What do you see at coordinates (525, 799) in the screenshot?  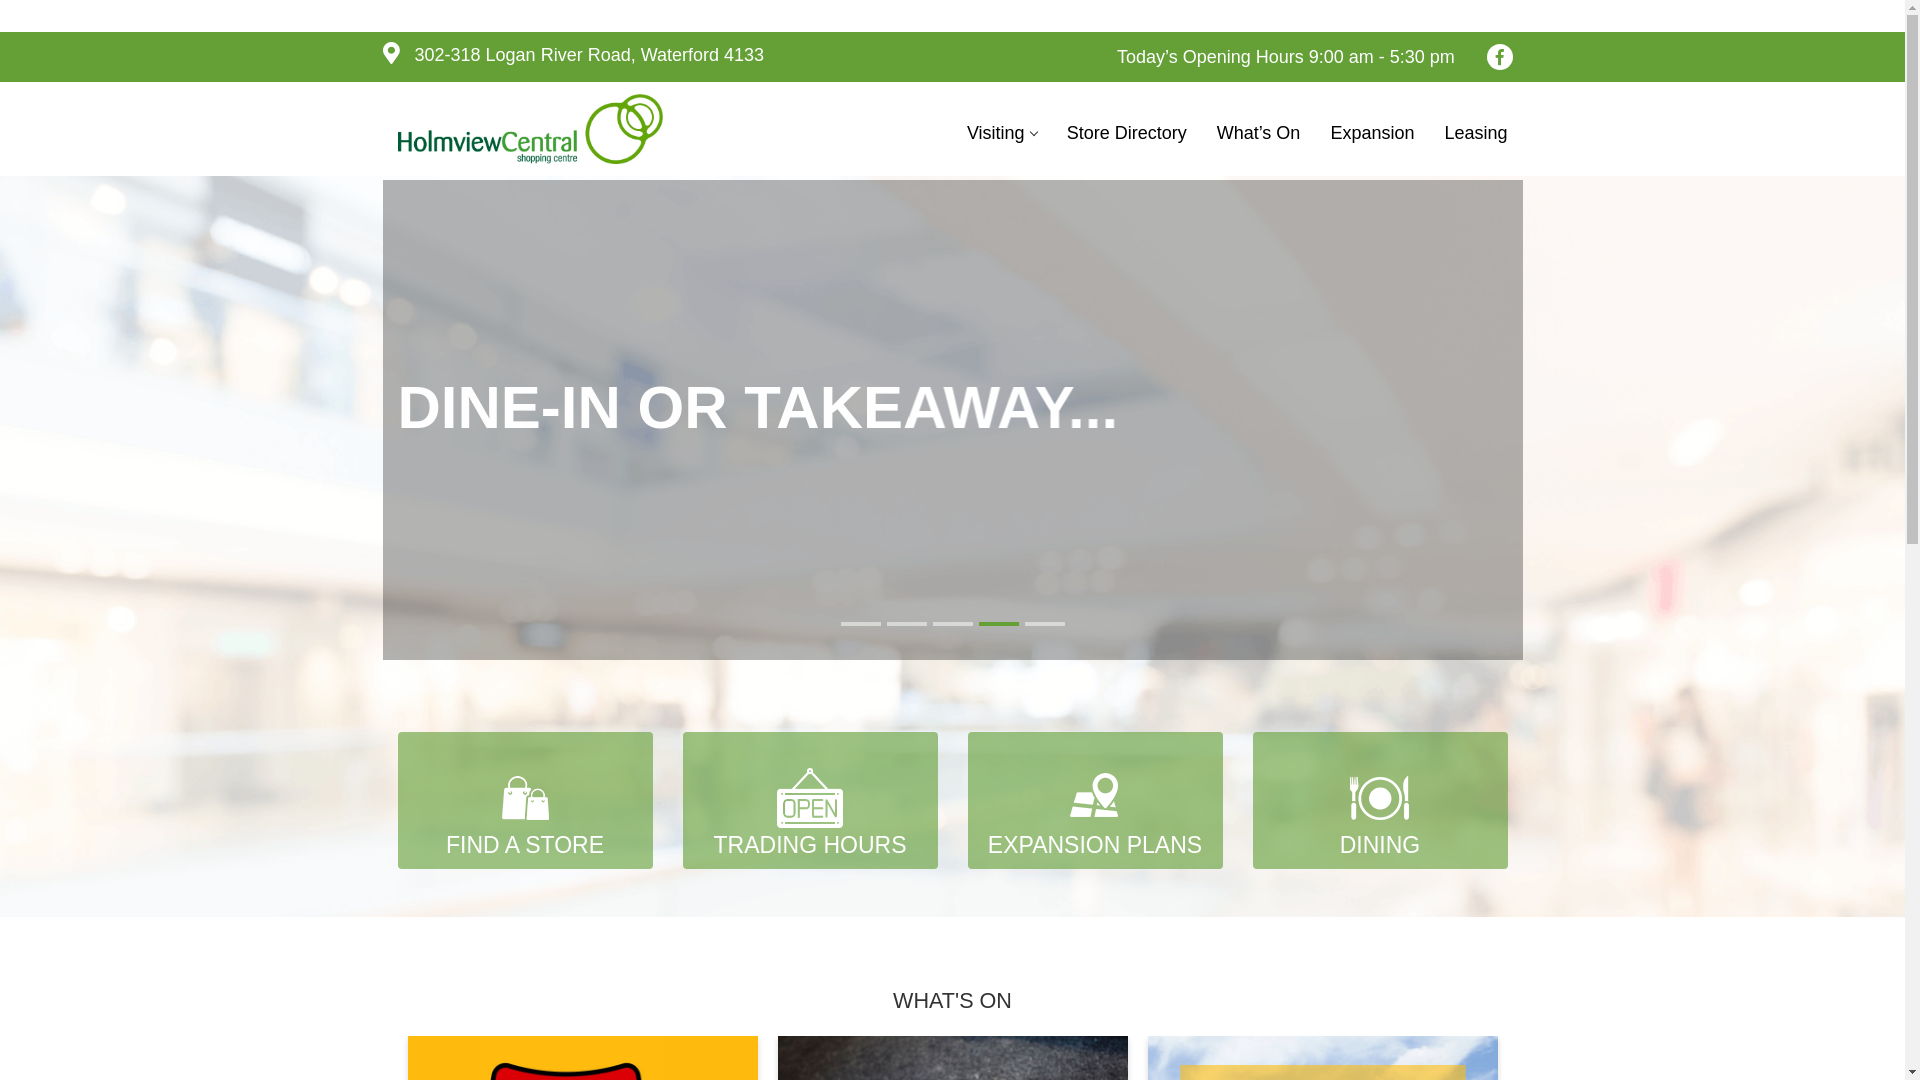 I see `'FIND A STORE'` at bounding box center [525, 799].